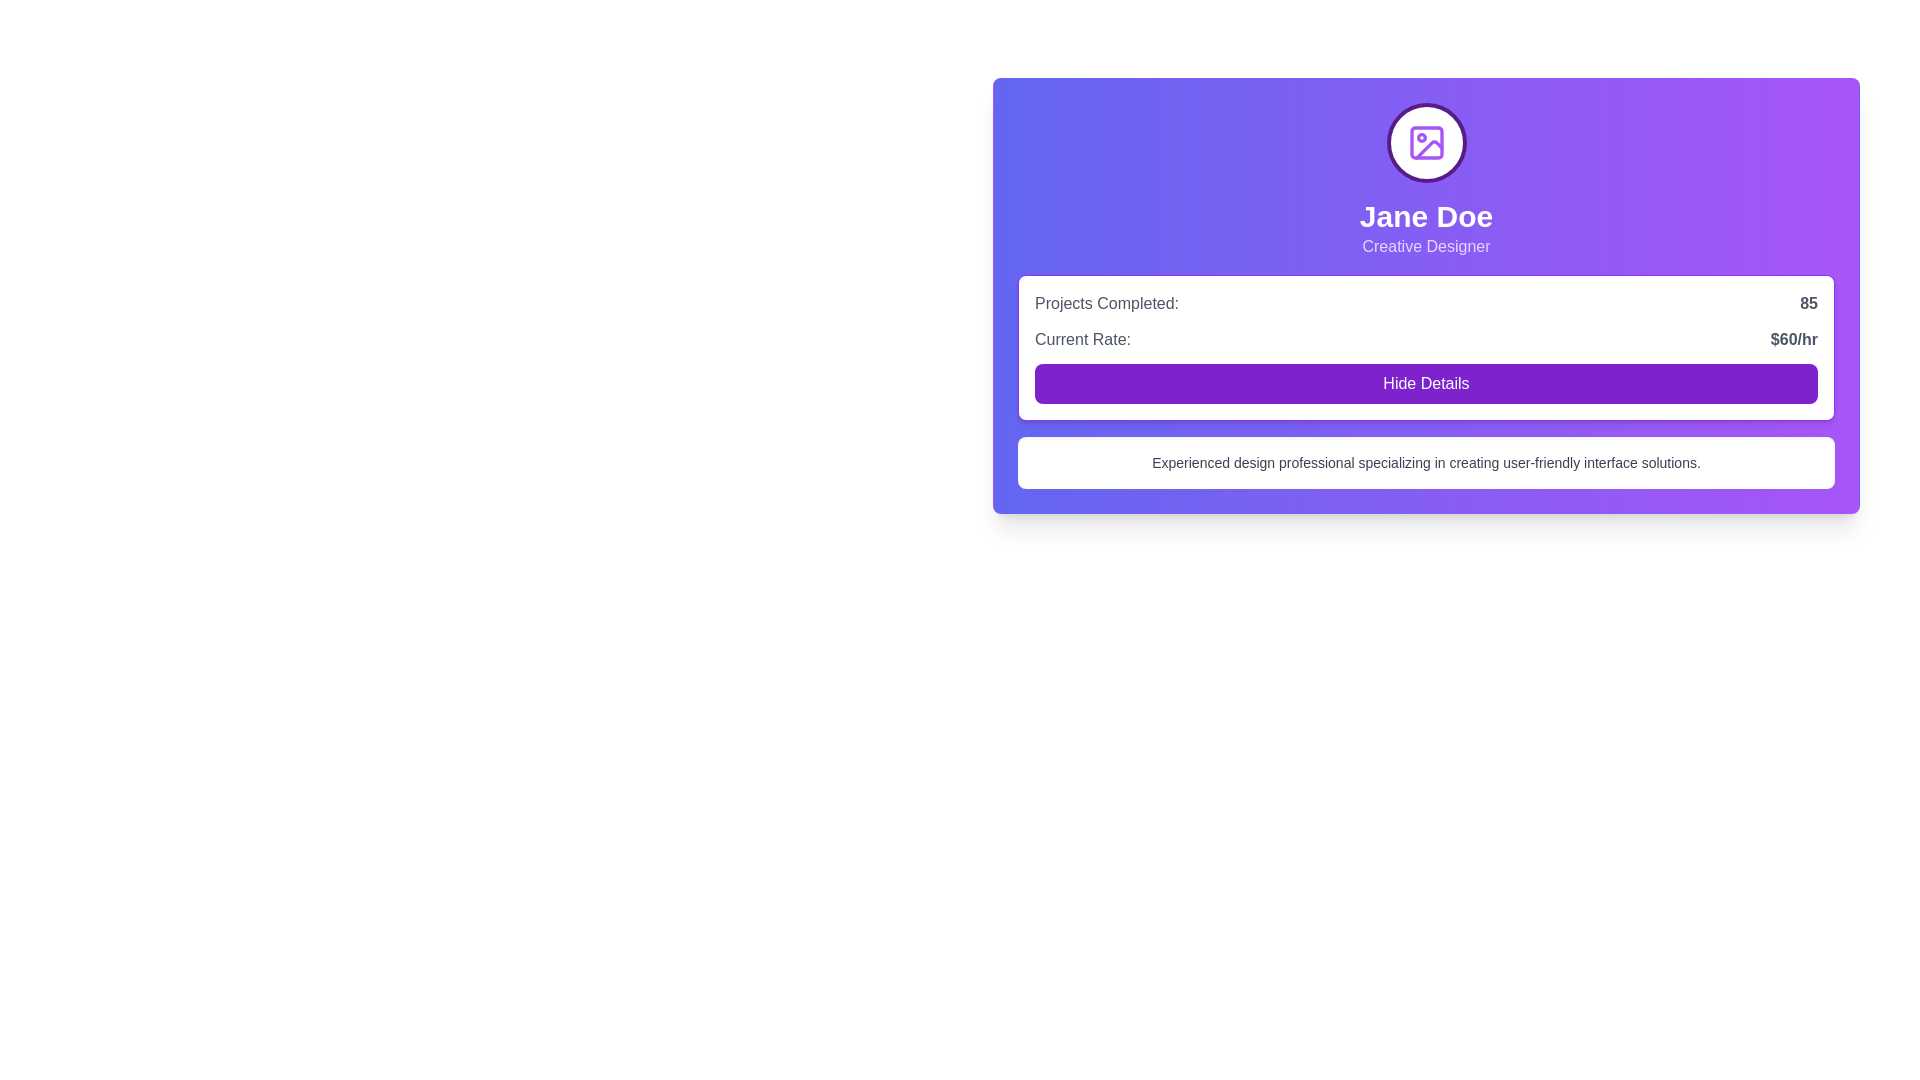  What do you see at coordinates (1425, 245) in the screenshot?
I see `the text label indicating the role or position associated with 'Jane Doe', which is positioned directly below her name and above the 'Projects Completed' section` at bounding box center [1425, 245].